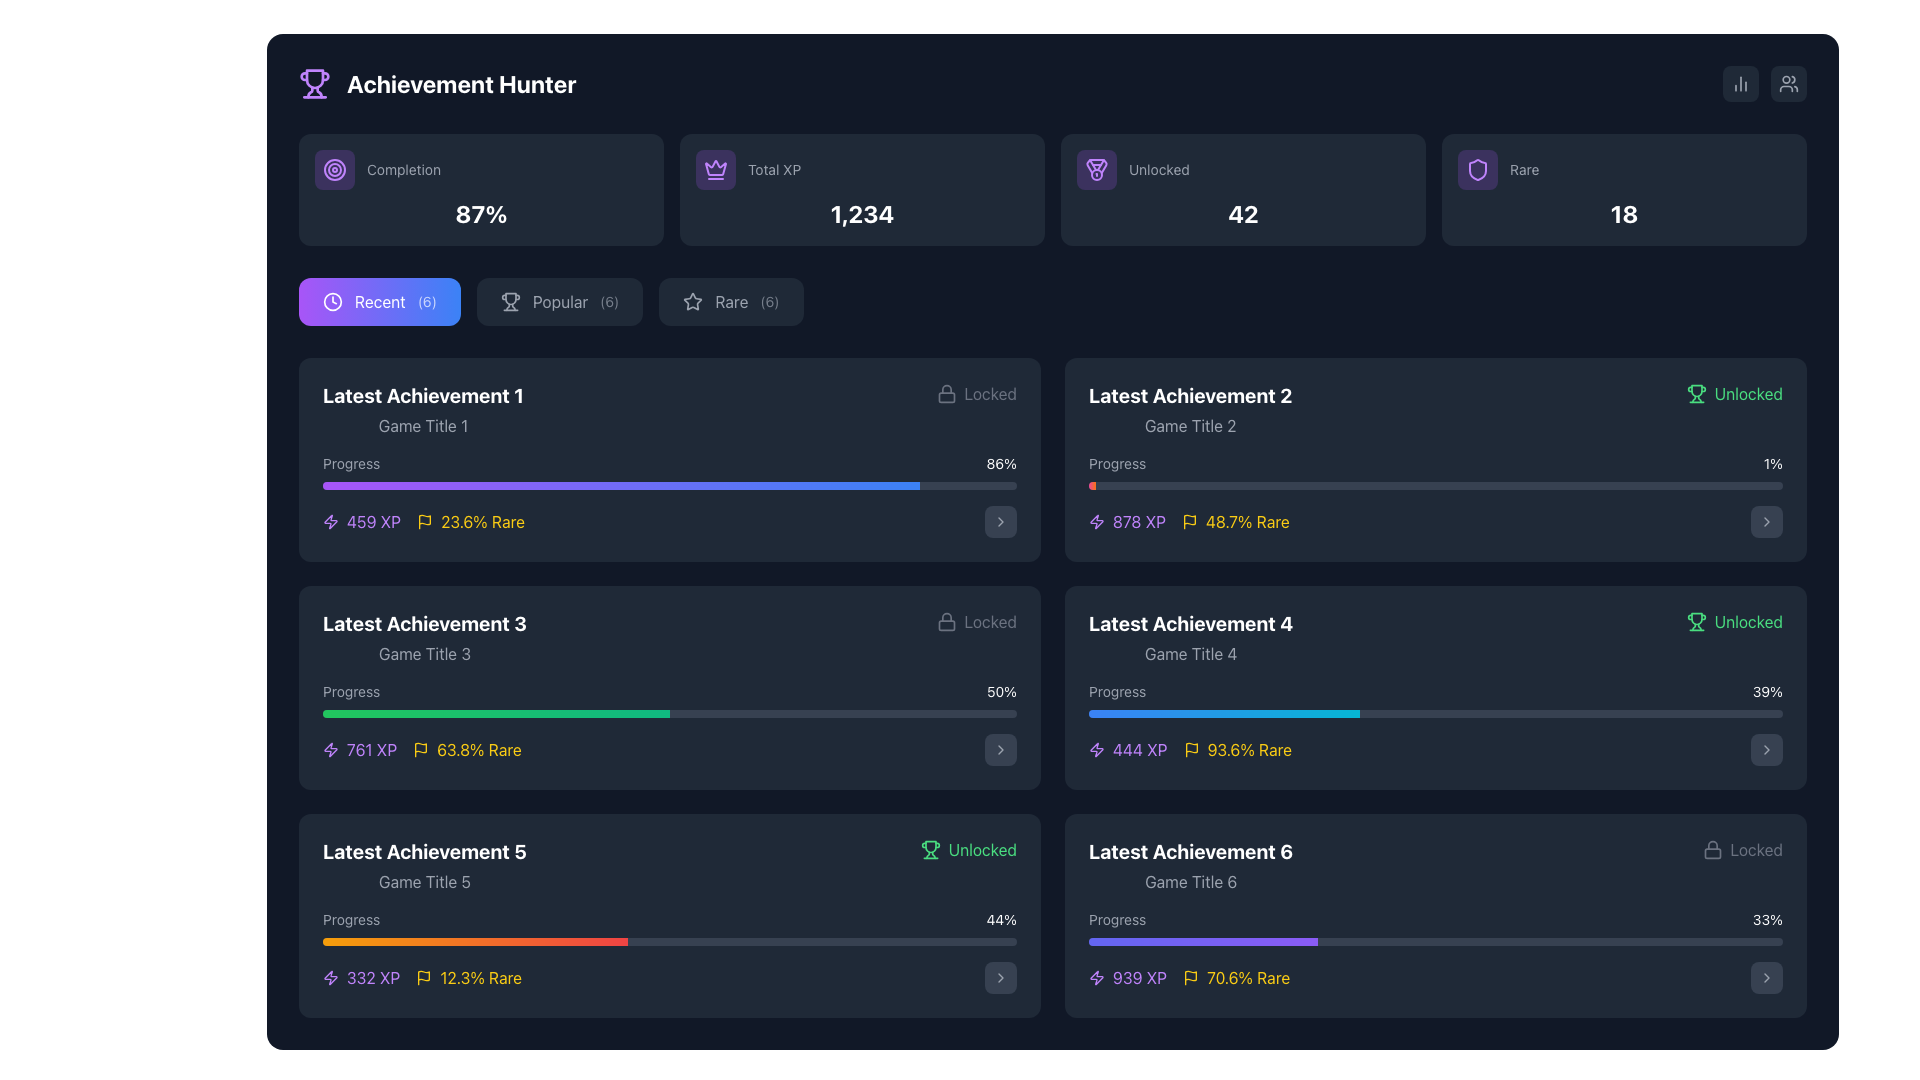 The width and height of the screenshot is (1920, 1080). What do you see at coordinates (1733, 393) in the screenshot?
I see `the status of the achievement indicated by the label with an icon in the top-right corner of the 'Latest Achievement 2' panel` at bounding box center [1733, 393].